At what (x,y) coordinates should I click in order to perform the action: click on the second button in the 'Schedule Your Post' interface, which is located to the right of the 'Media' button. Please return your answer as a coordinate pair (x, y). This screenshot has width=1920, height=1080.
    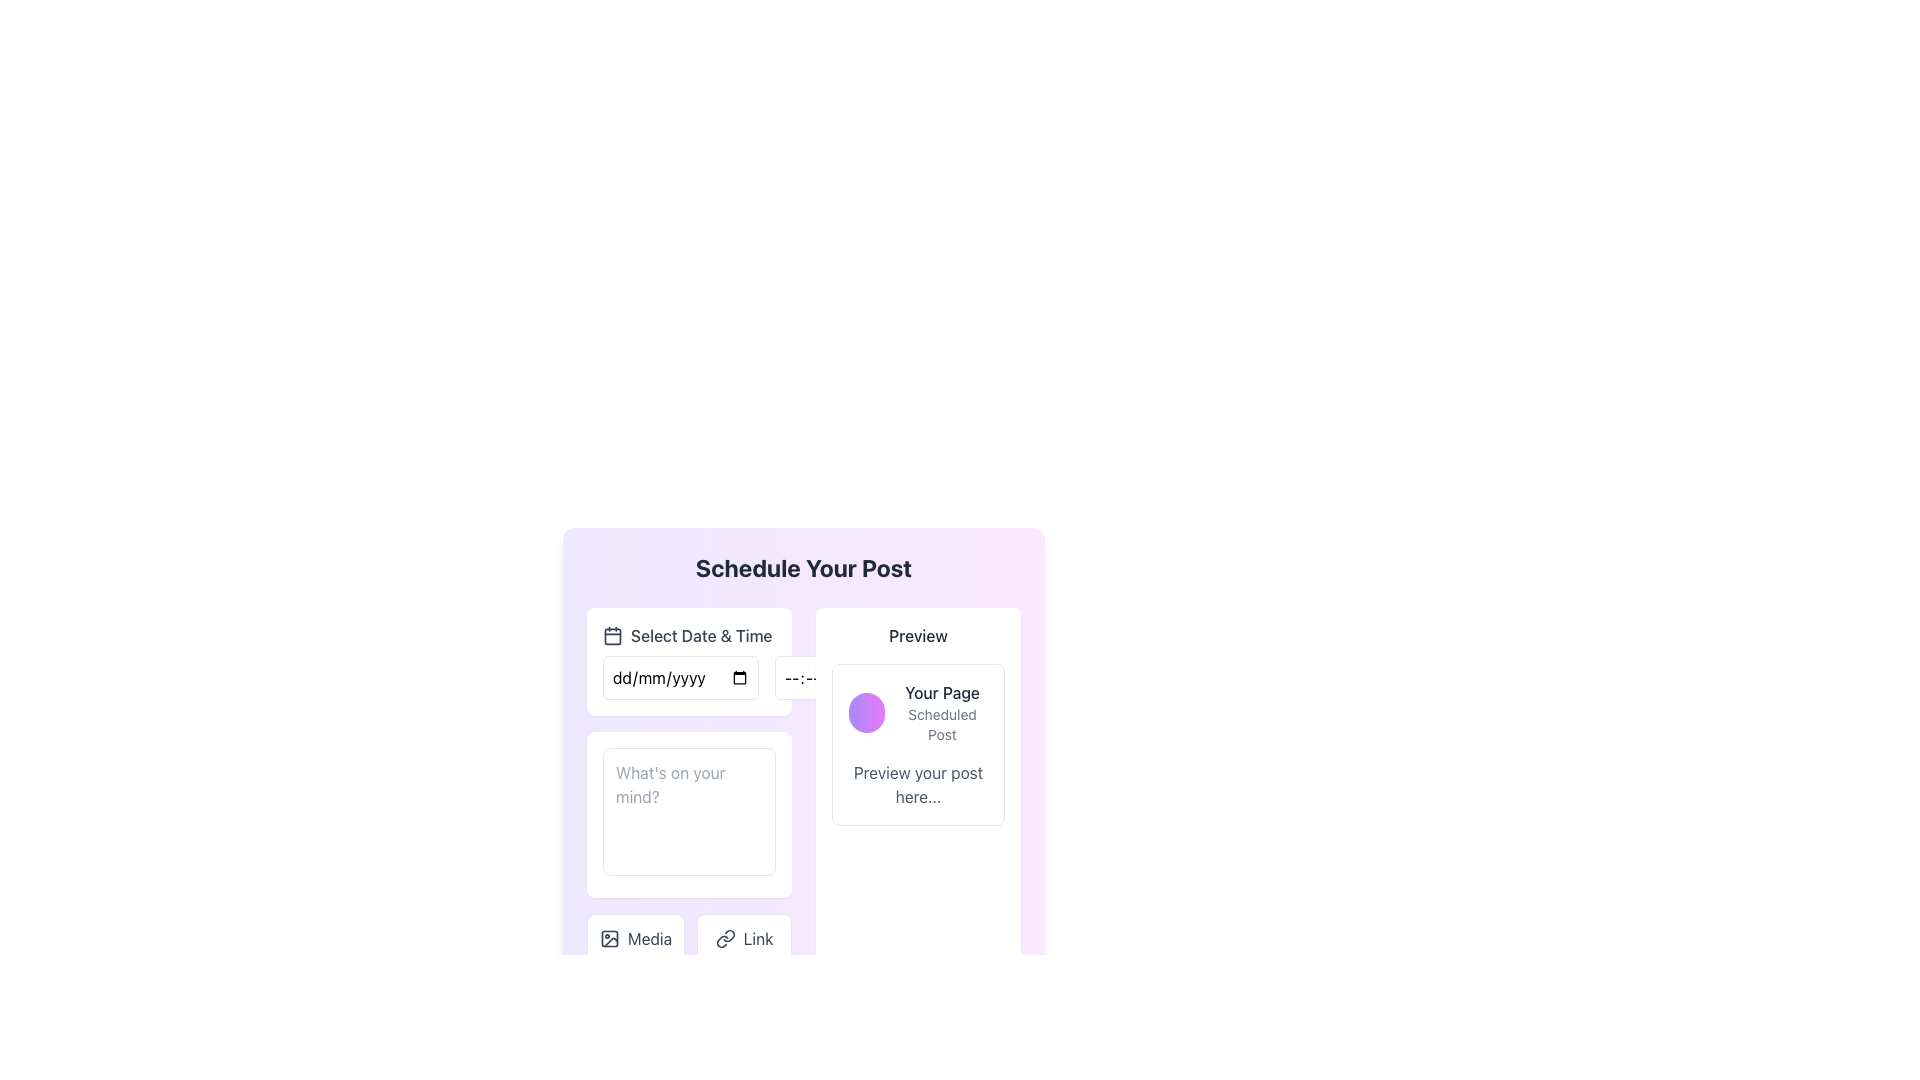
    Looking at the image, I should click on (743, 938).